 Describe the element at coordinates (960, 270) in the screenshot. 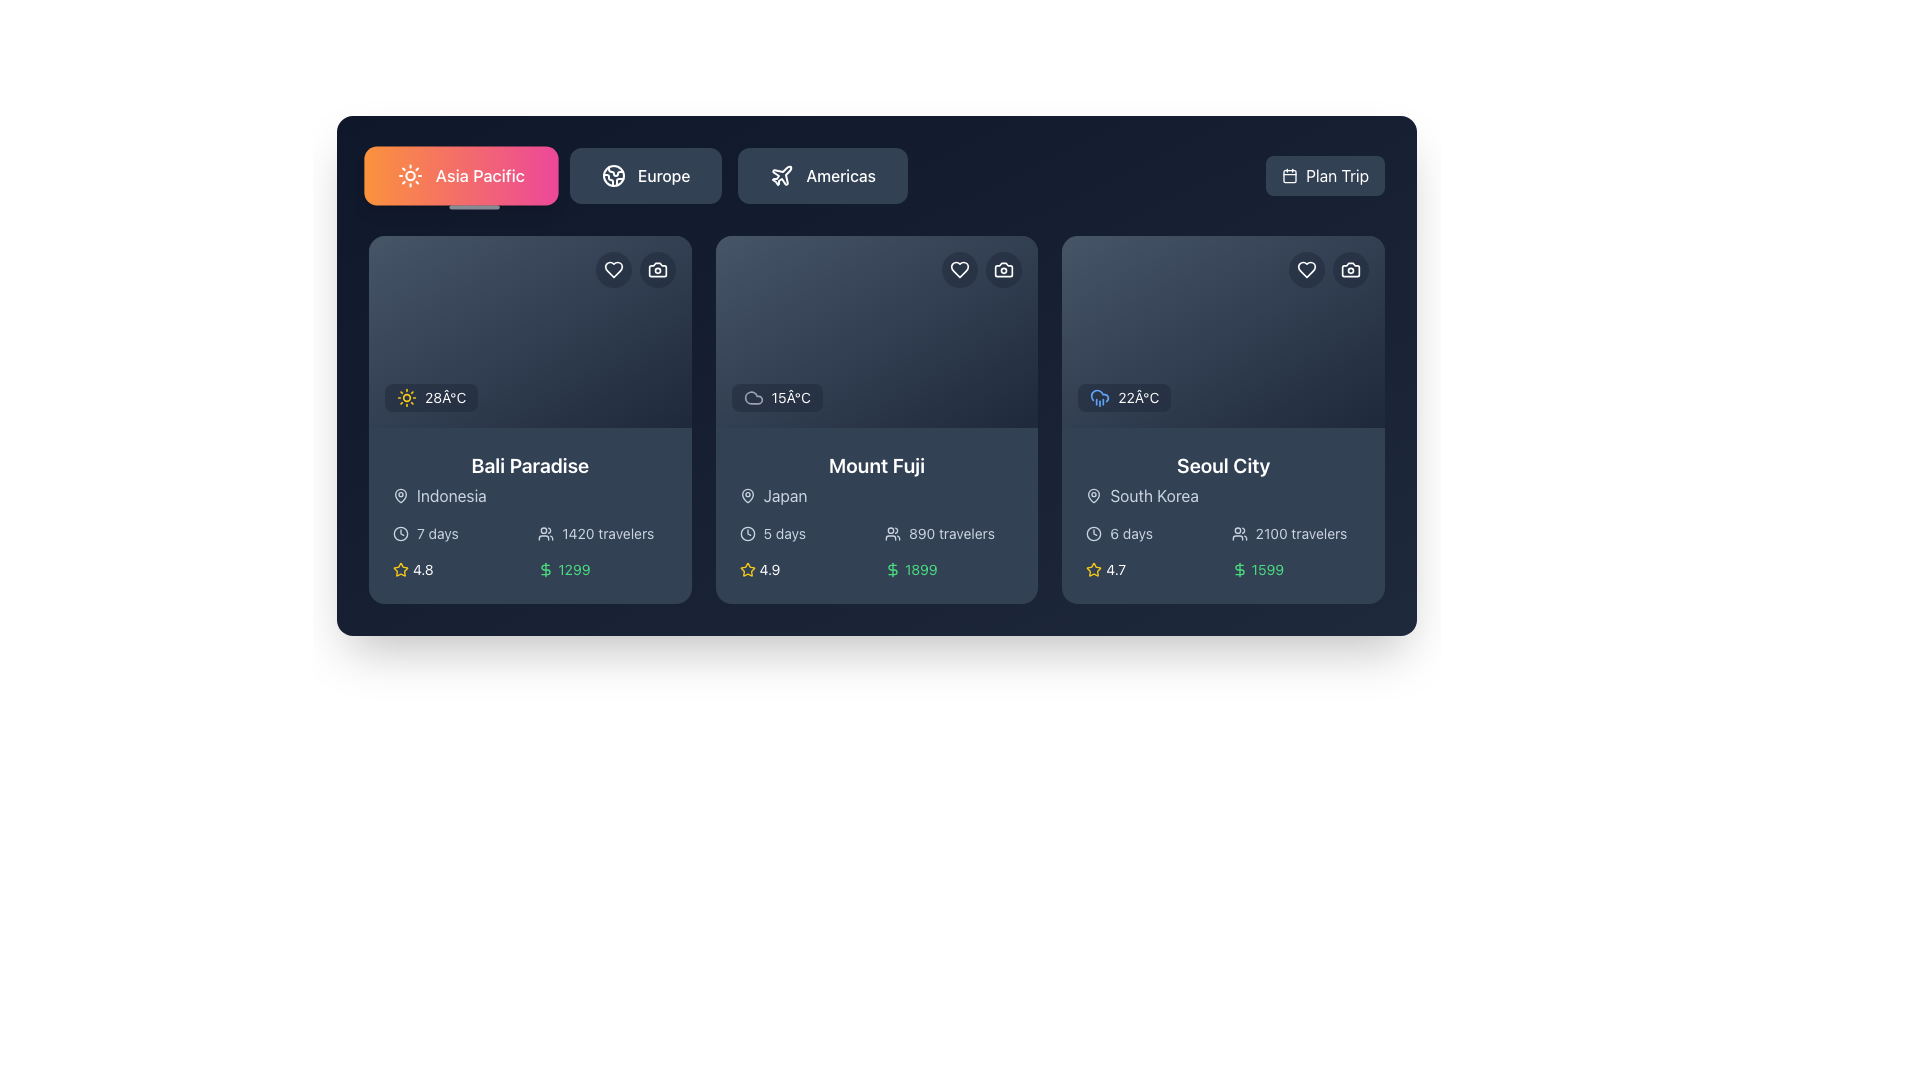

I see `the heart outline button located` at that location.